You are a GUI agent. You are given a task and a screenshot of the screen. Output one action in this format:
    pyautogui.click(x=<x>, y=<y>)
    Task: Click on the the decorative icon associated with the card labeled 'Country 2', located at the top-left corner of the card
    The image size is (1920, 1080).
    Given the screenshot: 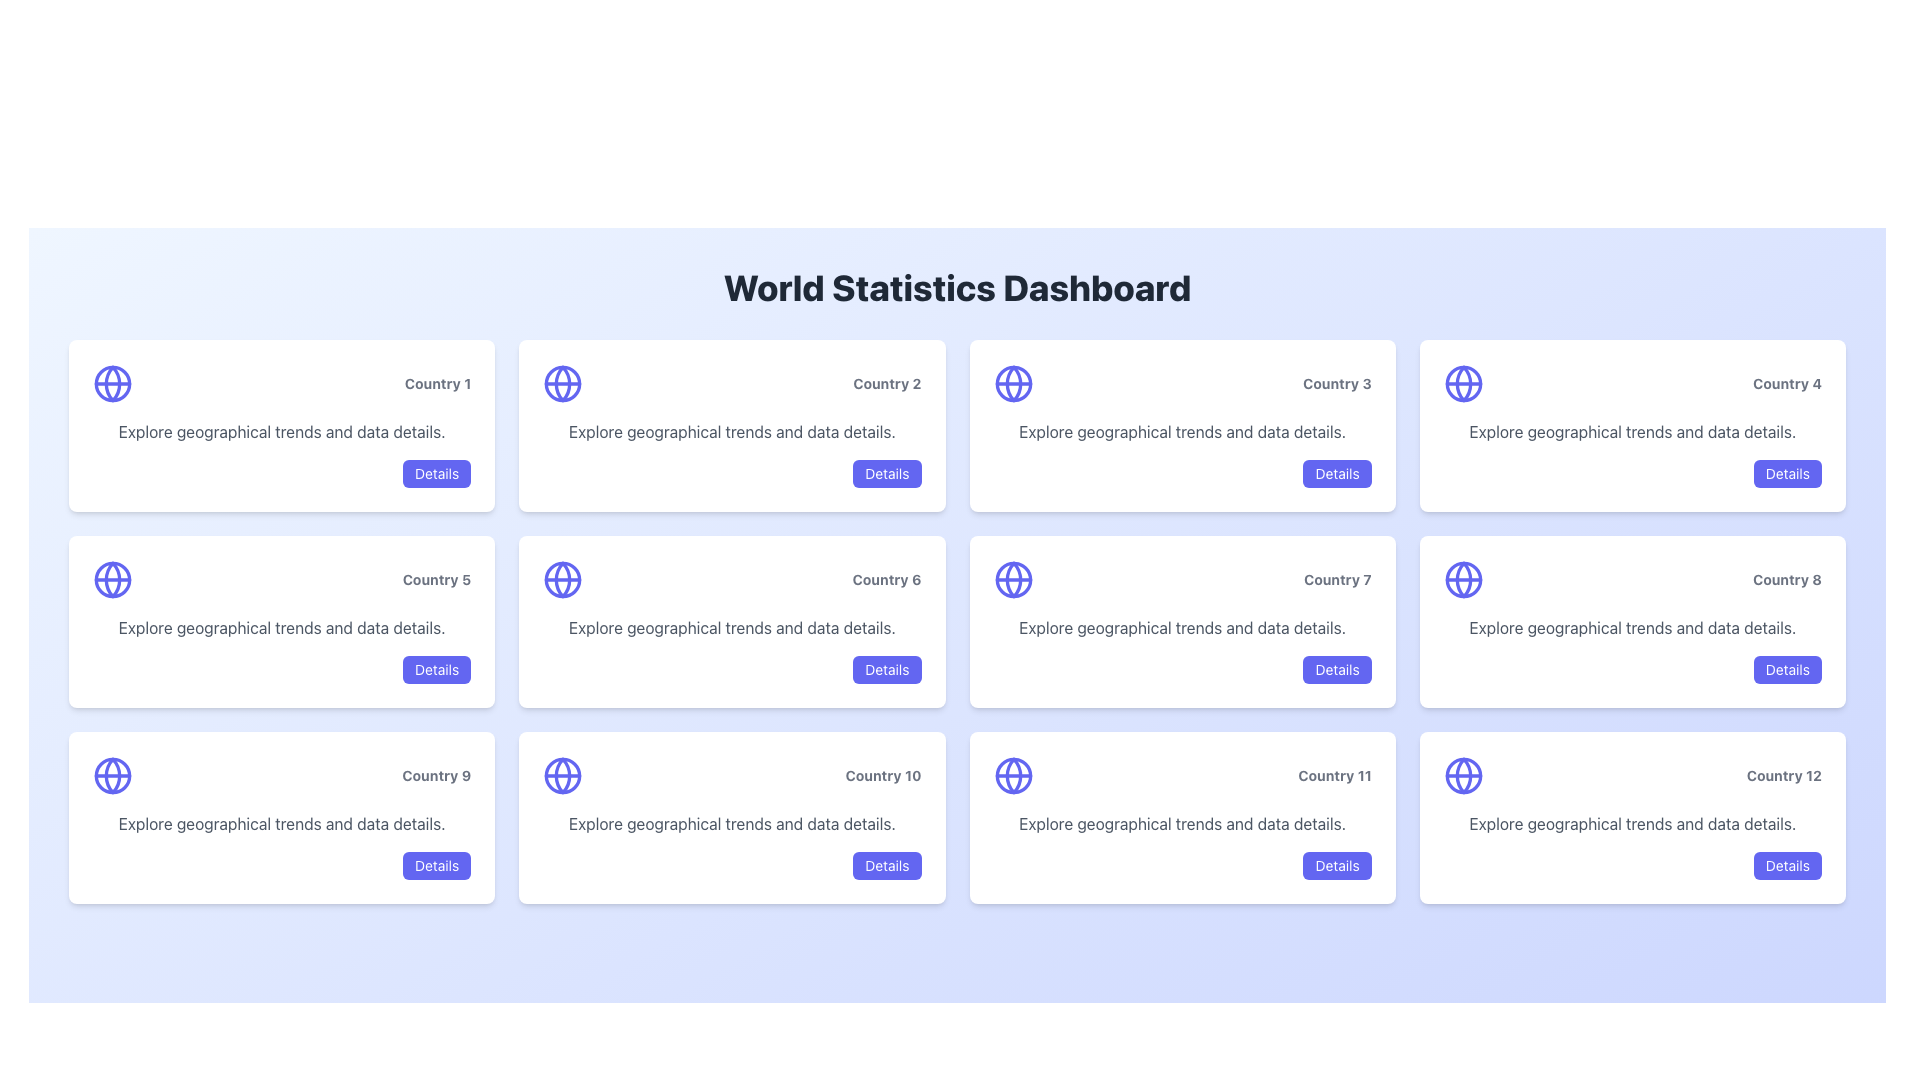 What is the action you would take?
    pyautogui.click(x=562, y=384)
    